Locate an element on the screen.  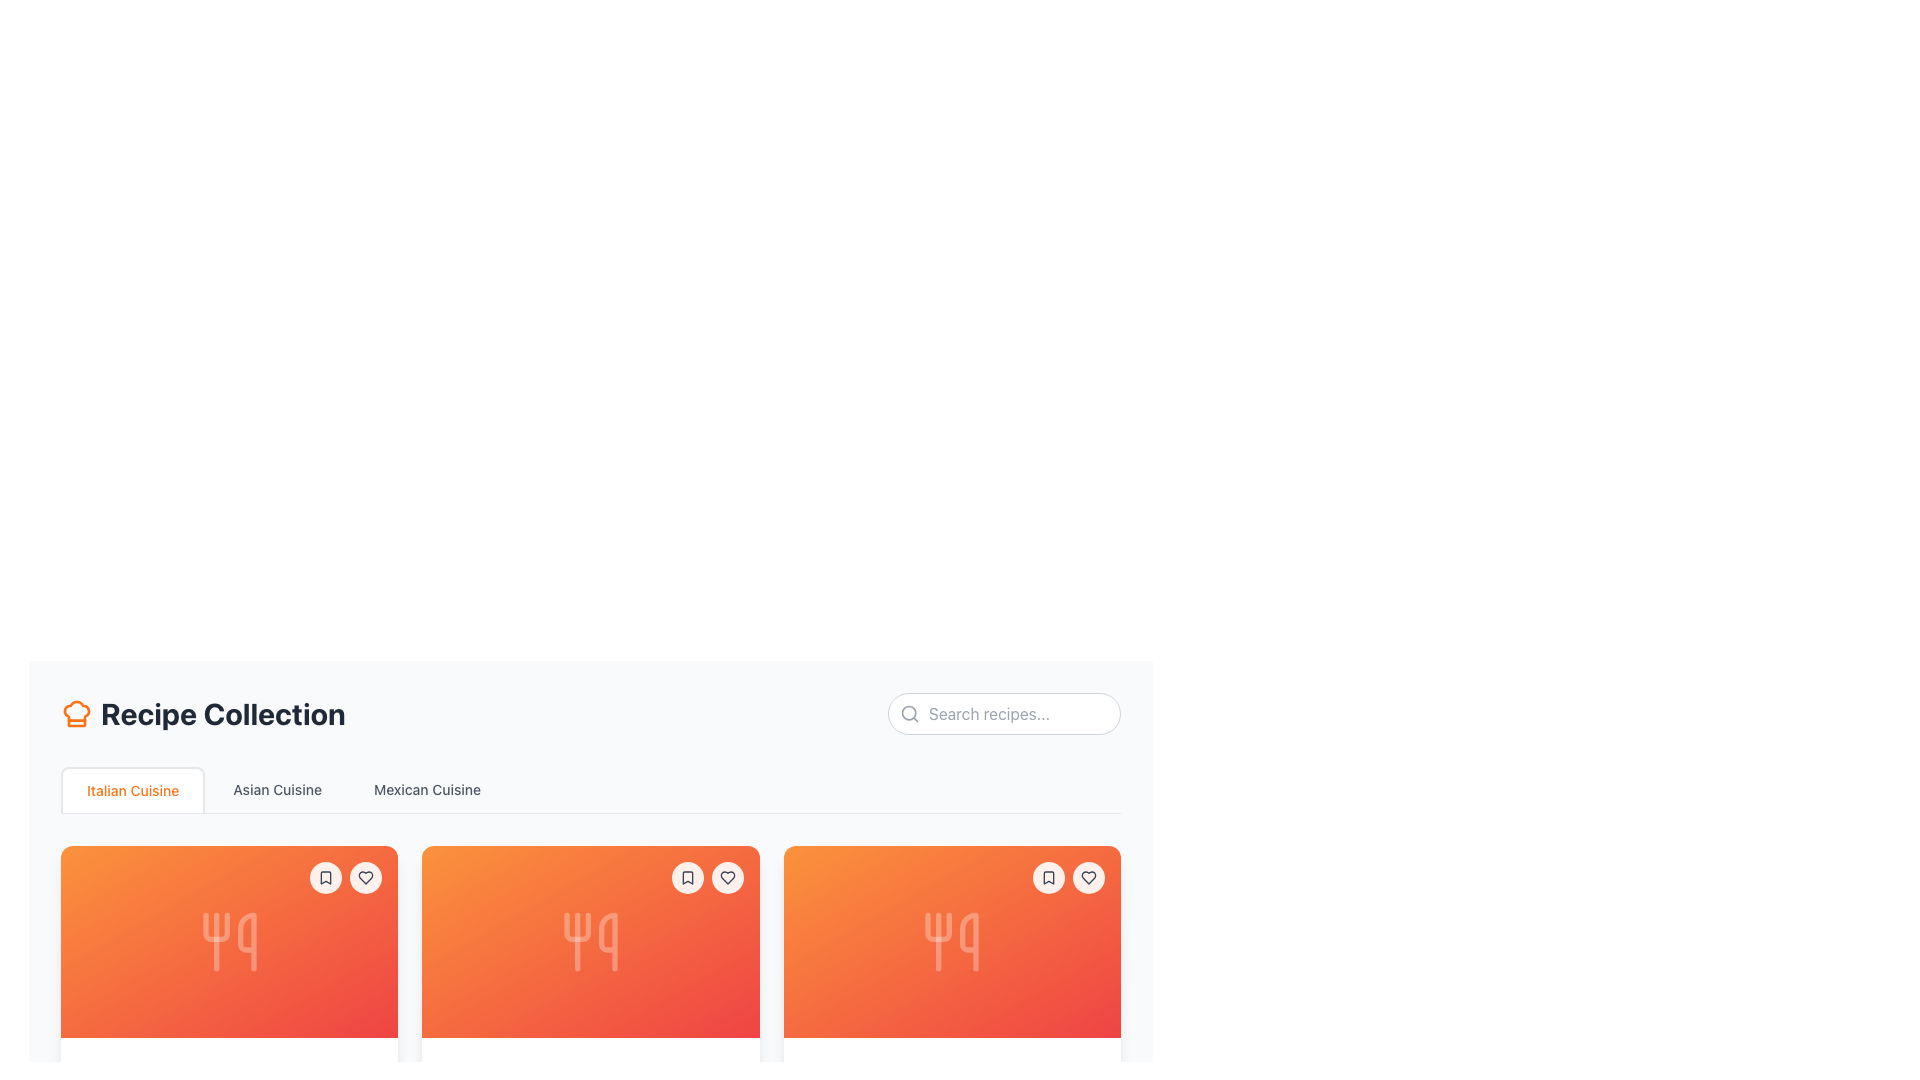
the bookmark action button located in the top-right corner of the orange content card is located at coordinates (1048, 877).